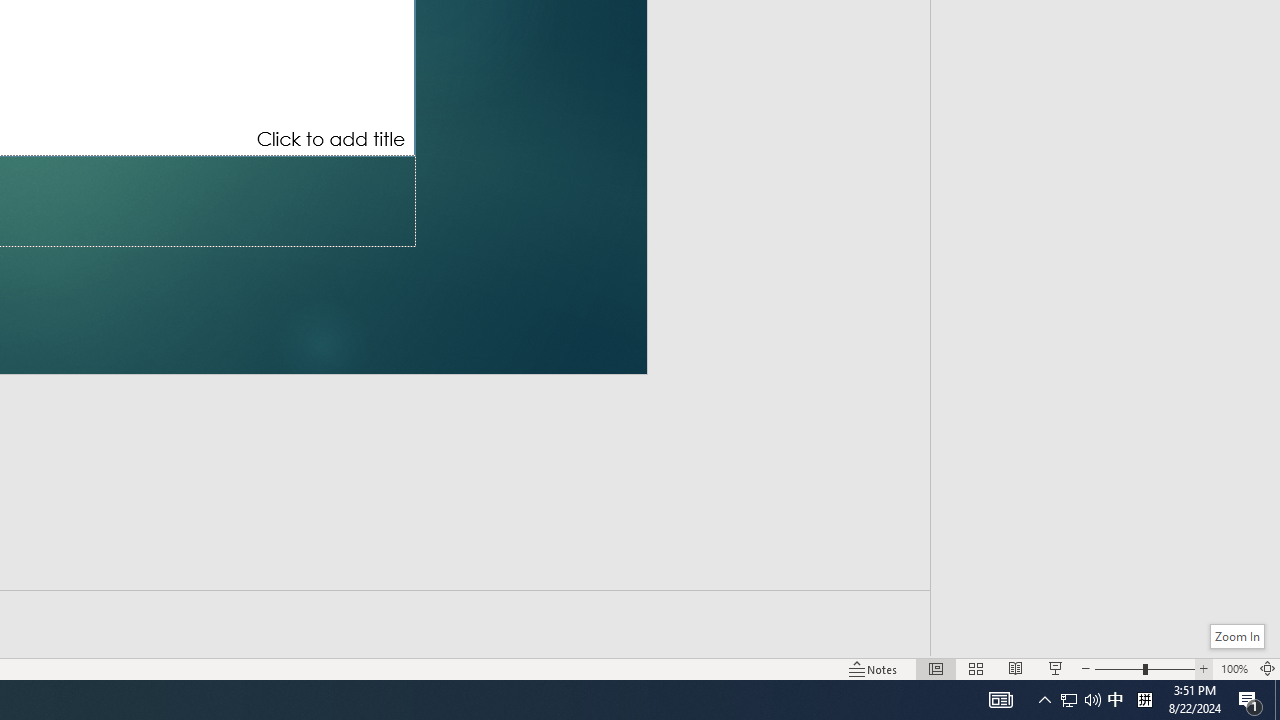  I want to click on 'Zoom to Fit ', so click(1266, 669).